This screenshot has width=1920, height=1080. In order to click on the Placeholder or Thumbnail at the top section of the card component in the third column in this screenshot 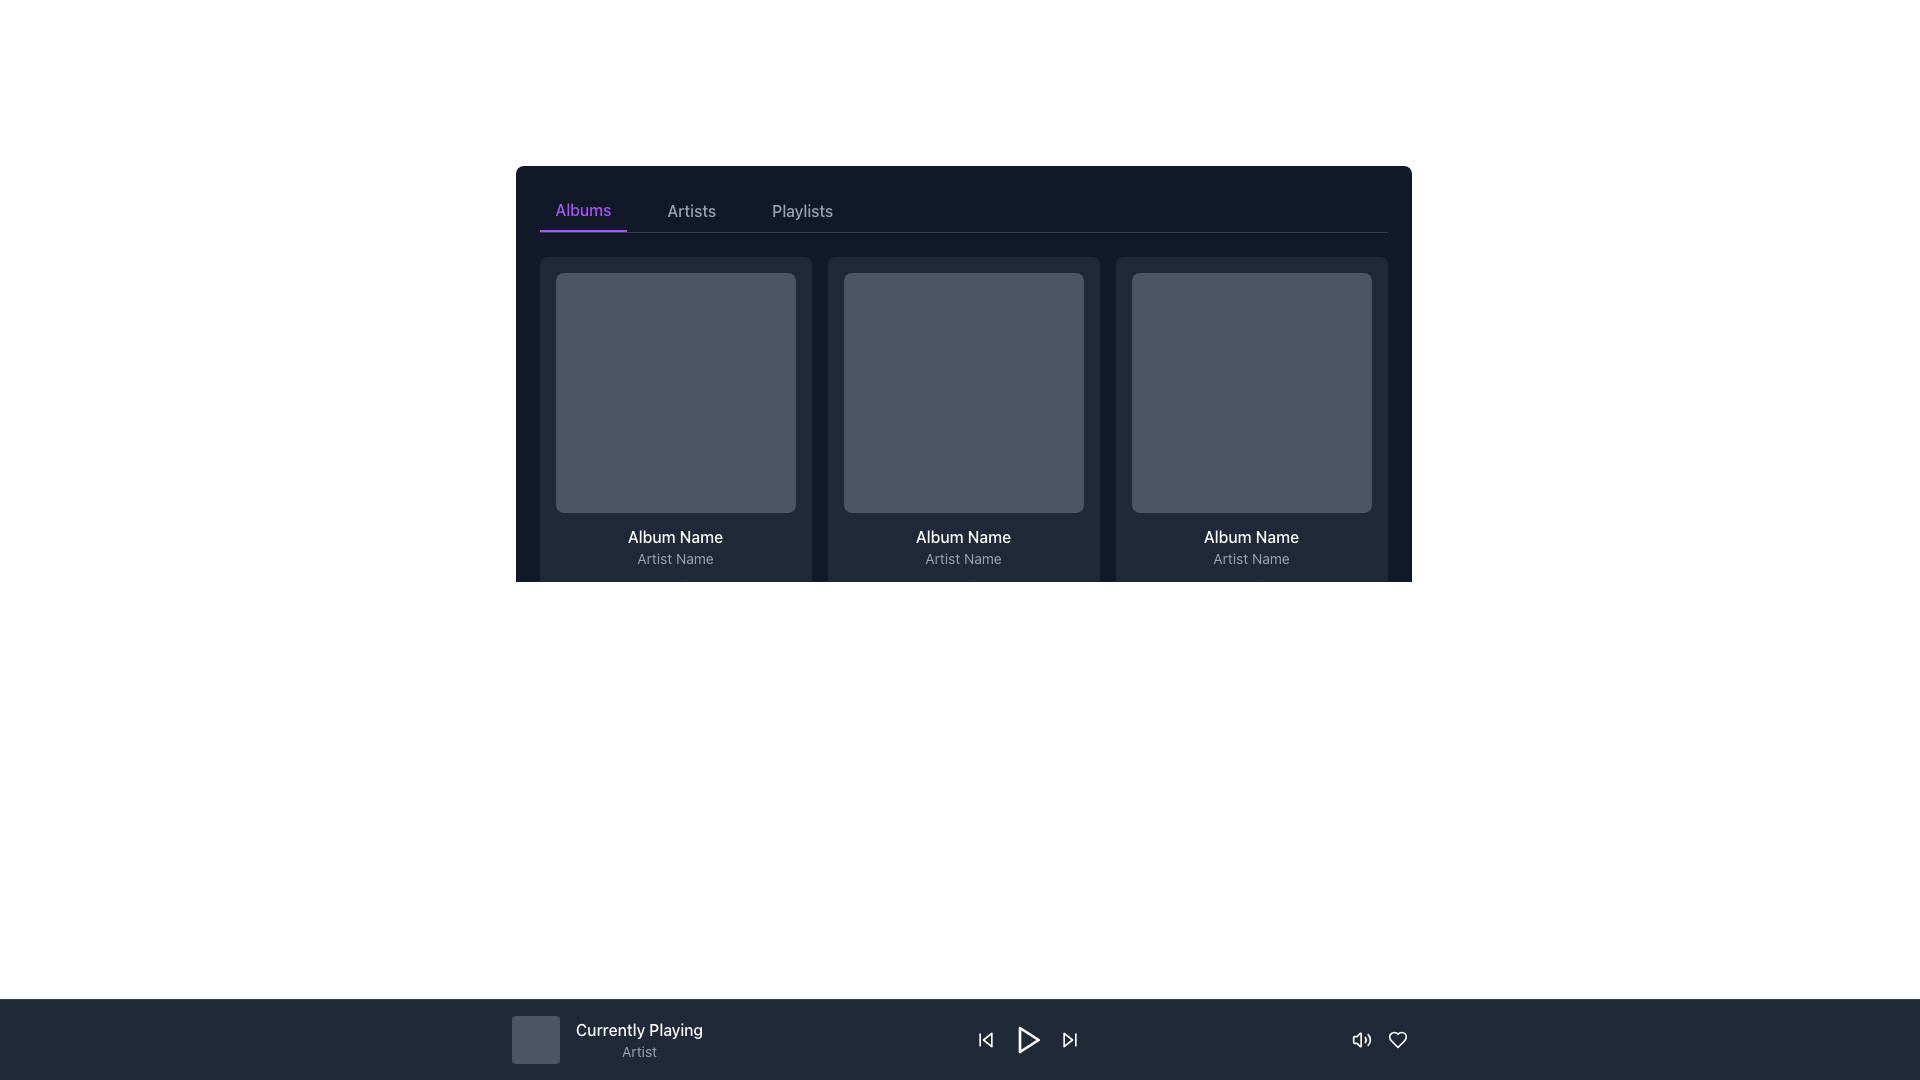, I will do `click(1250, 393)`.